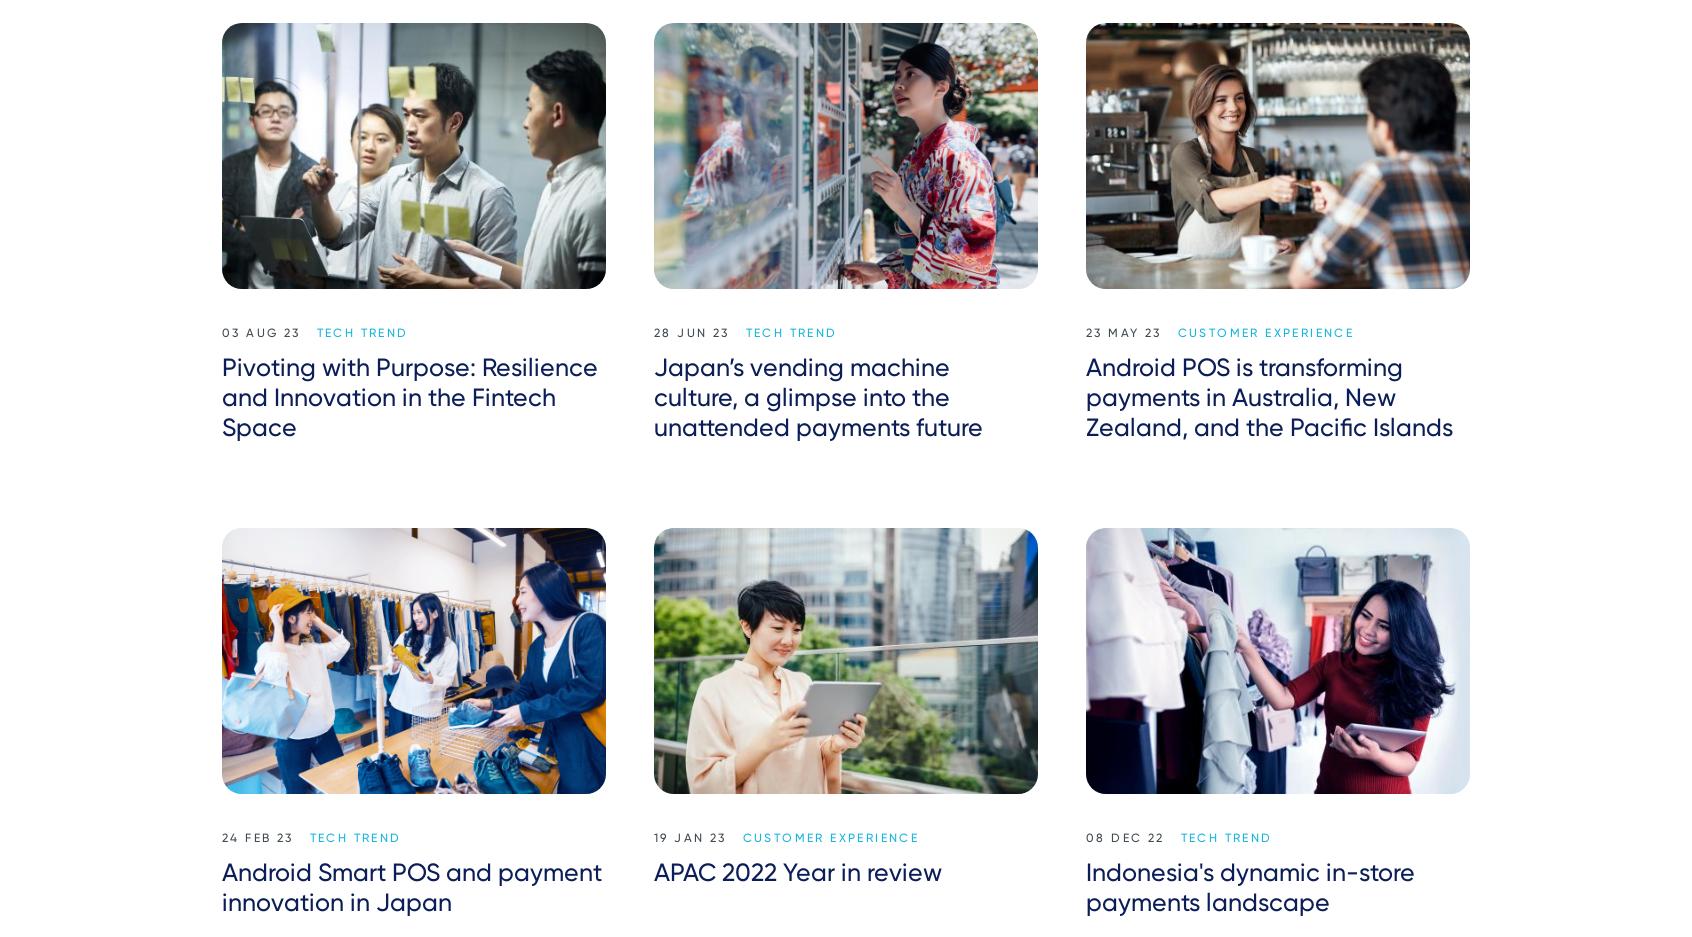 The width and height of the screenshot is (1692, 937). I want to click on 'Partner locator', so click(1396, 877).